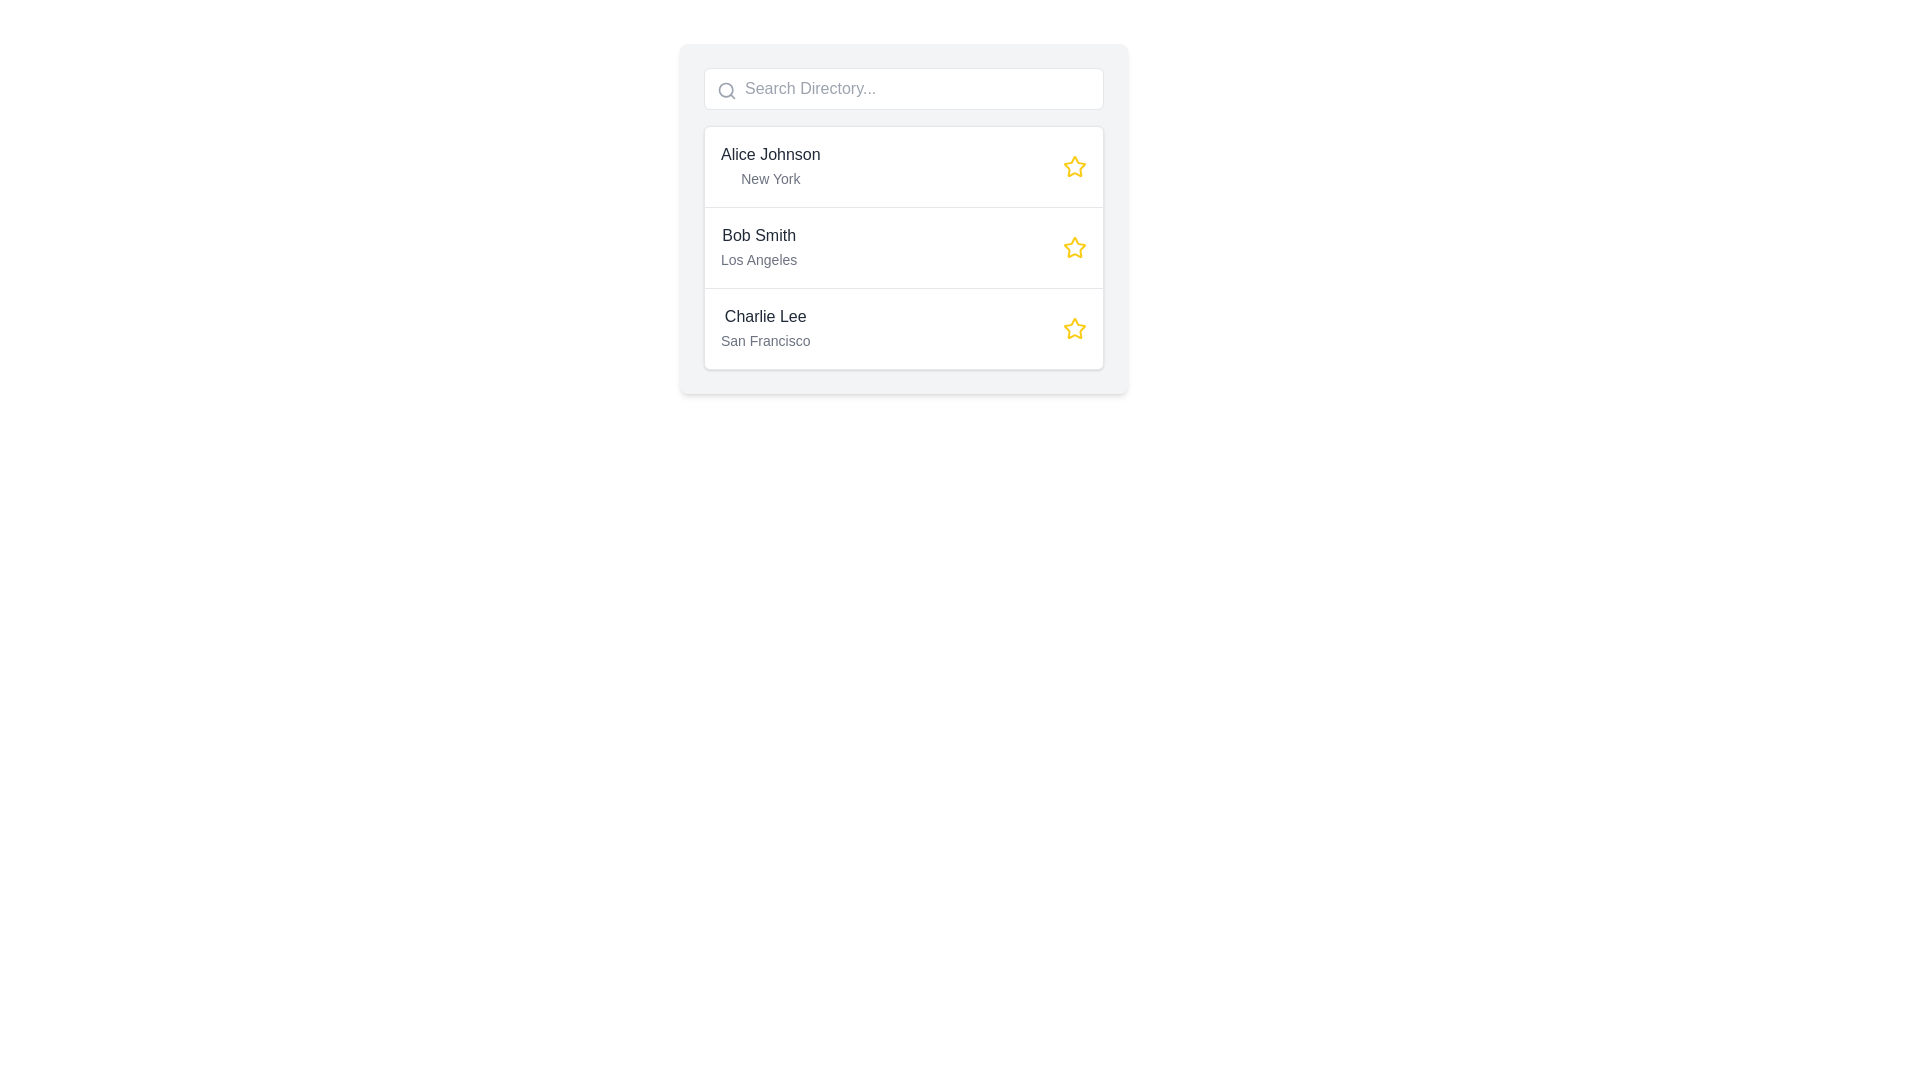 This screenshot has height=1080, width=1920. Describe the element at coordinates (725, 91) in the screenshot. I see `the magnifying glass icon, which is styled as part of a search component and positioned to the left of the search input field` at that location.